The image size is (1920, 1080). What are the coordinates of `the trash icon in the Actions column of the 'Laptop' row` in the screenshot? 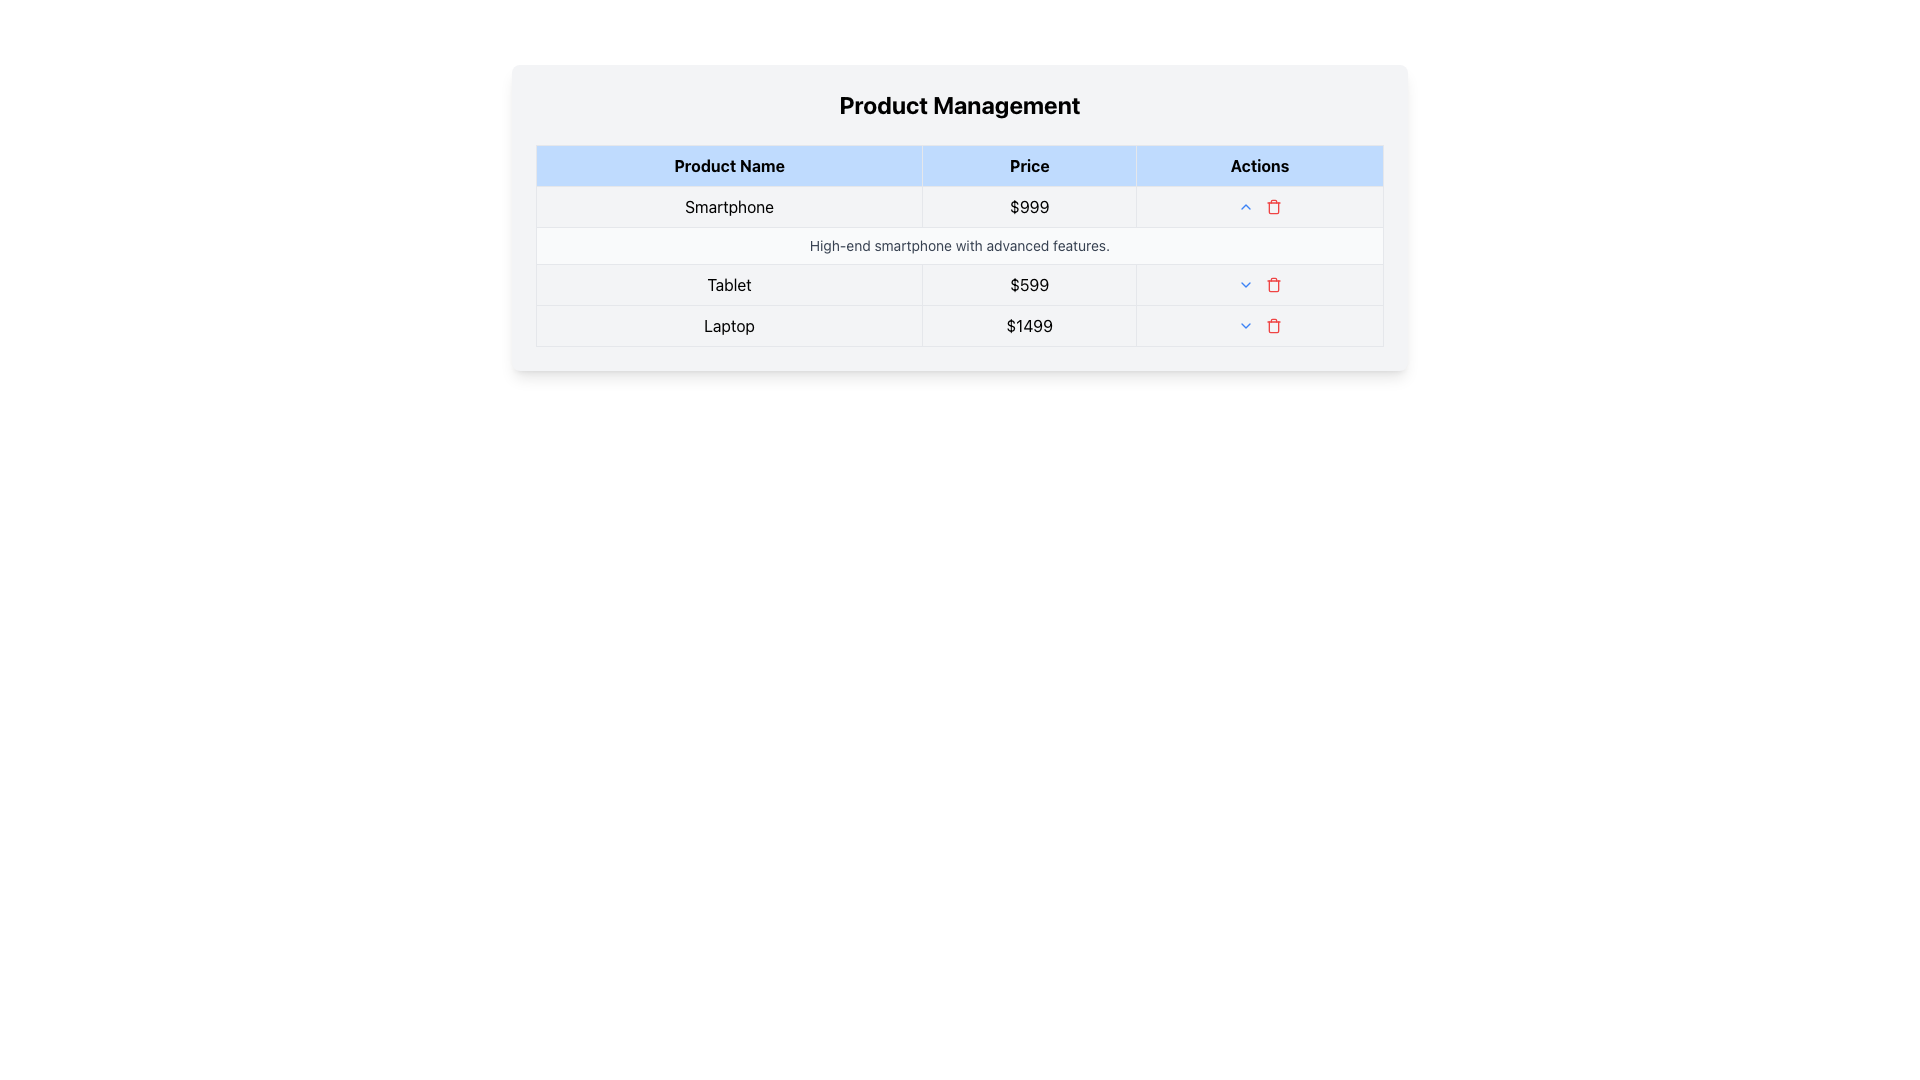 It's located at (1258, 325).